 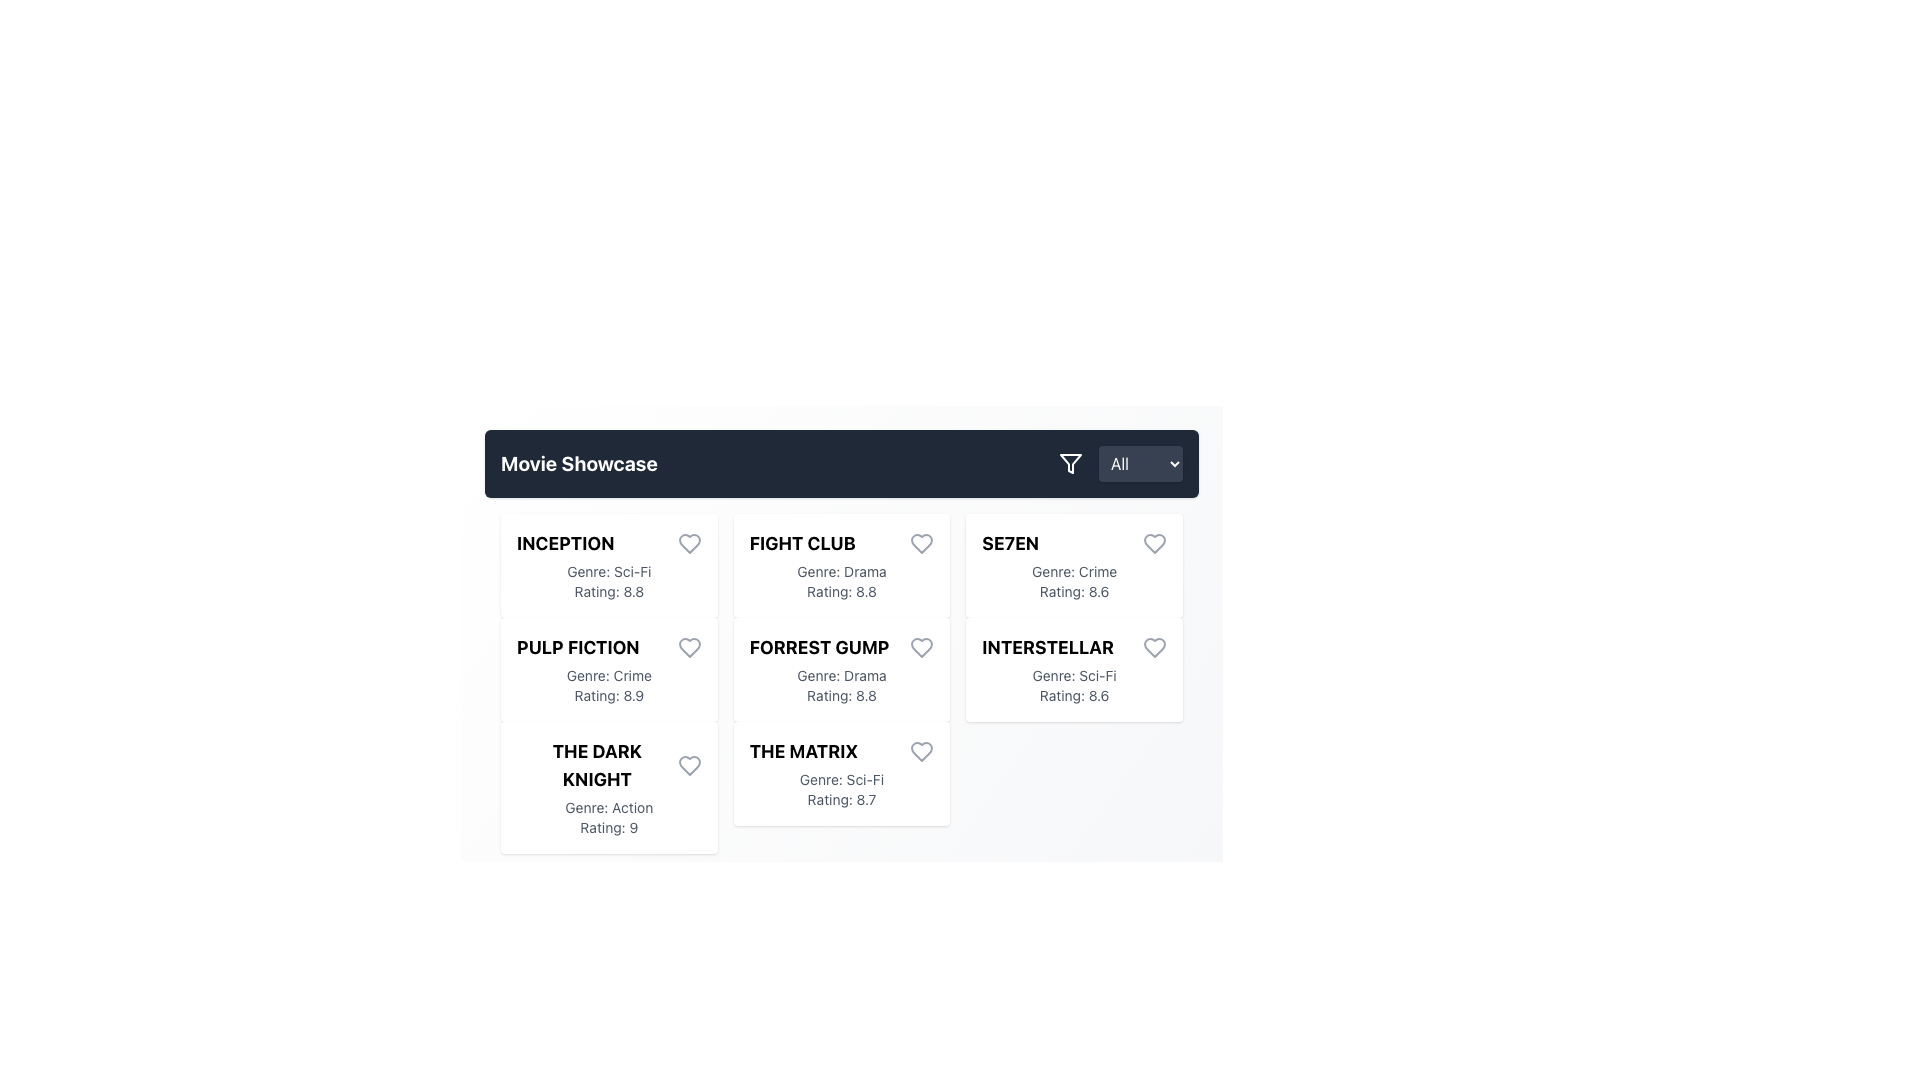 What do you see at coordinates (689, 765) in the screenshot?
I see `the heart-shaped button located to the right of the text label 'THE DARK KNIGHT'` at bounding box center [689, 765].